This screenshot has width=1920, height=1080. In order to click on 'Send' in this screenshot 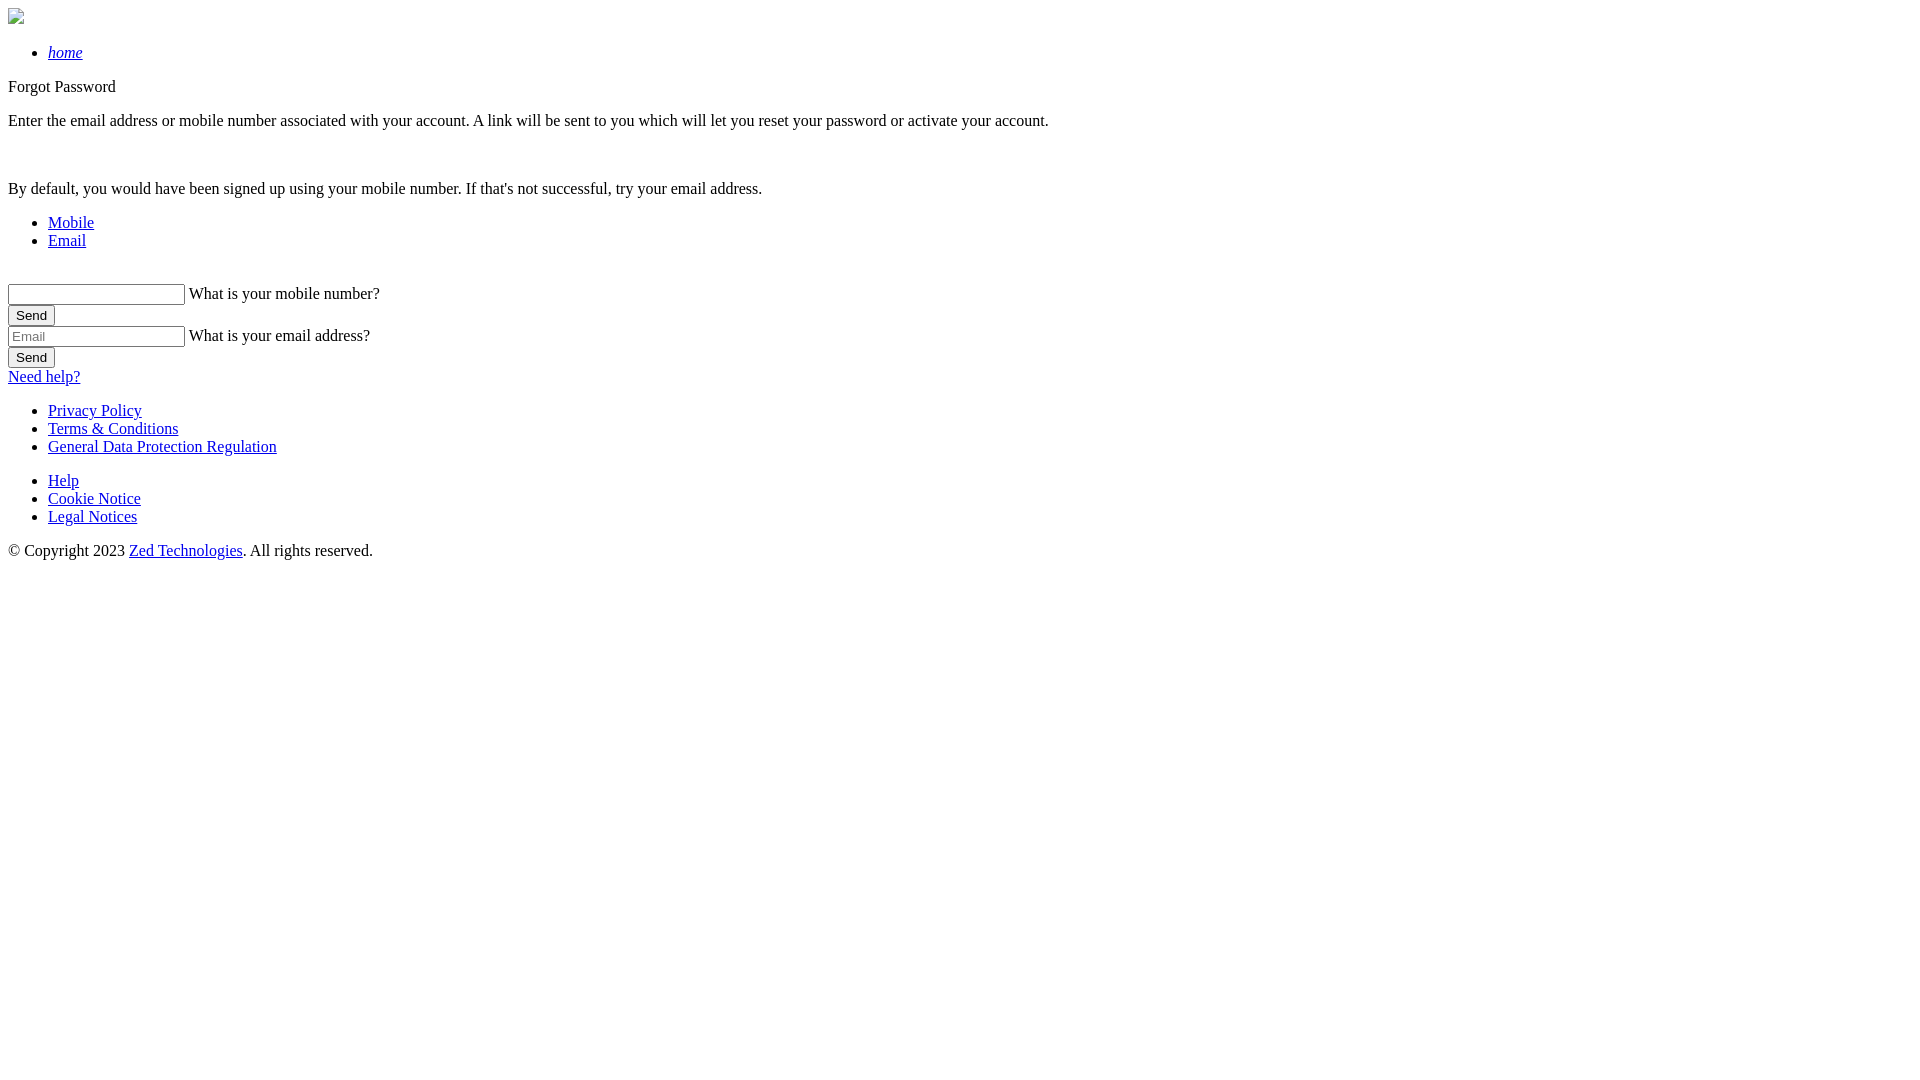, I will do `click(31, 356)`.